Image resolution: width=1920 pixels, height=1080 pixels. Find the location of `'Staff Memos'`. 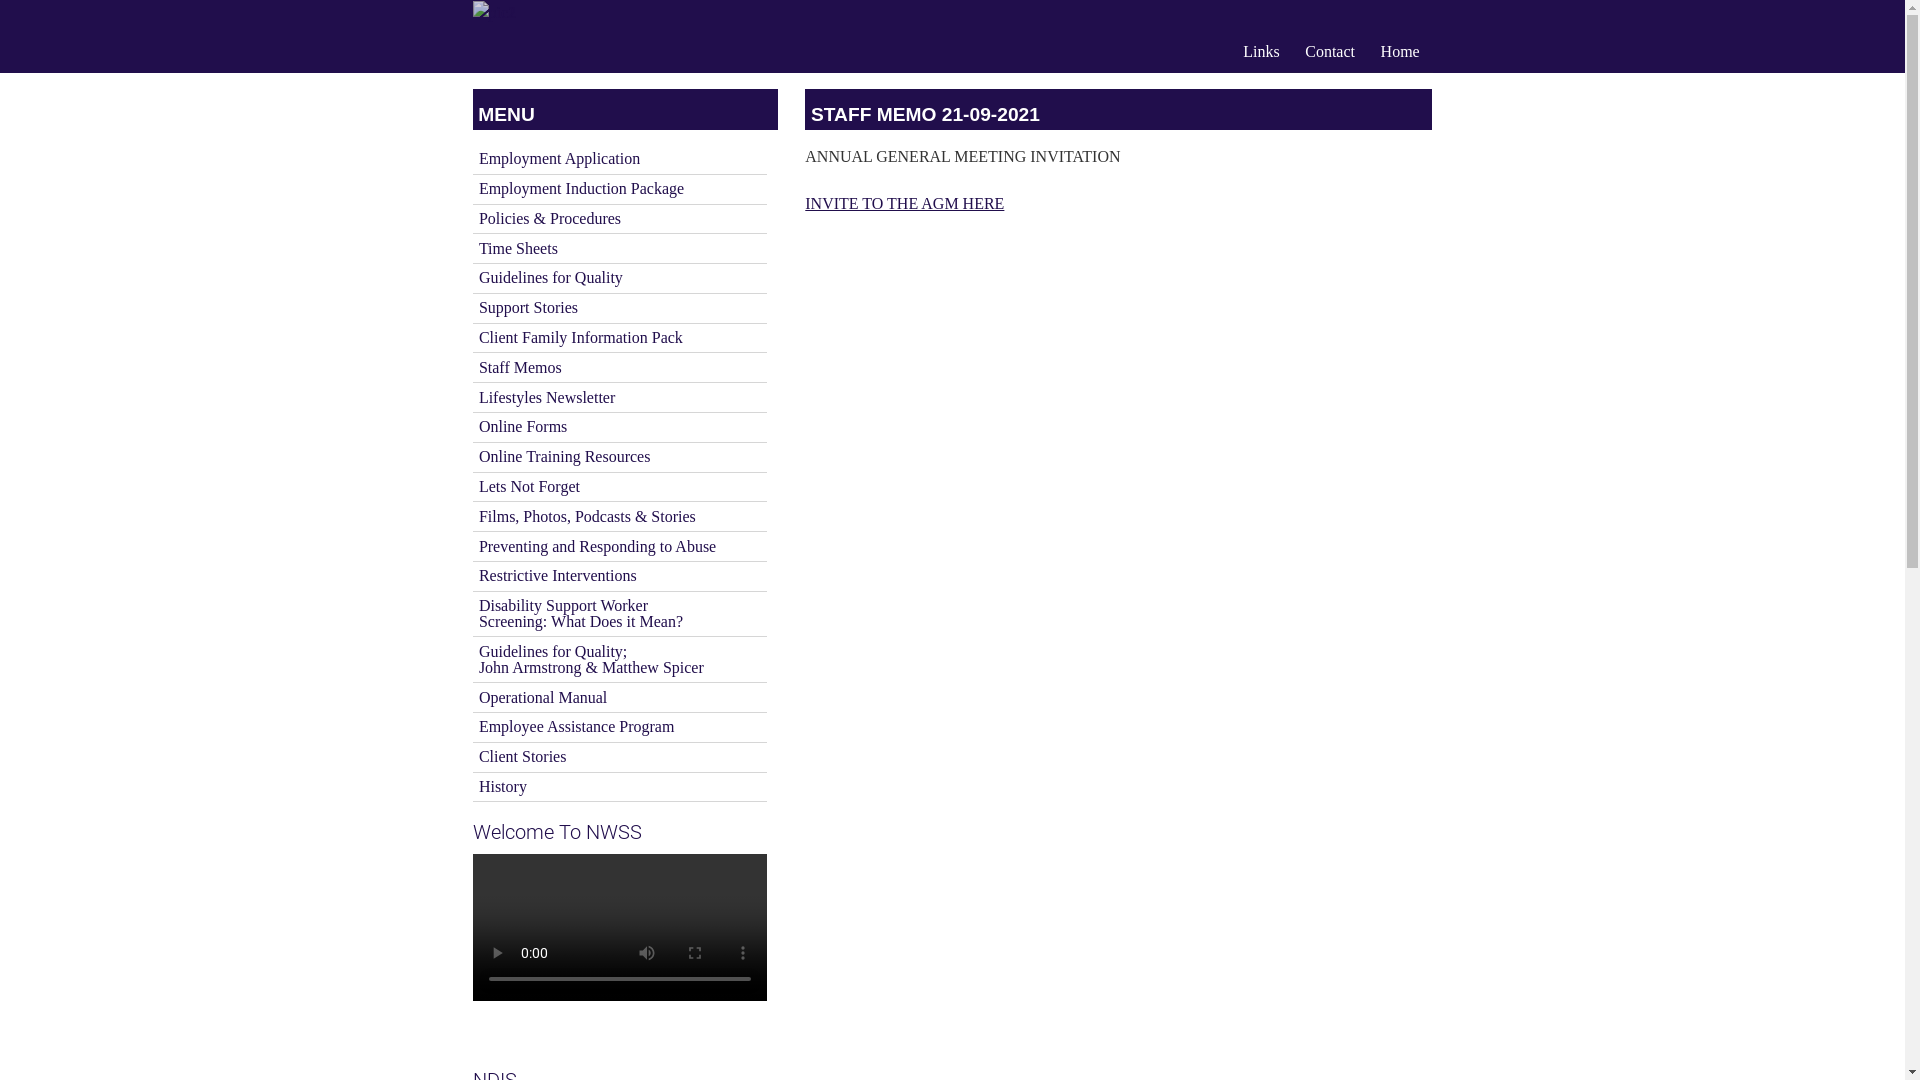

'Staff Memos' is located at coordinates (618, 367).